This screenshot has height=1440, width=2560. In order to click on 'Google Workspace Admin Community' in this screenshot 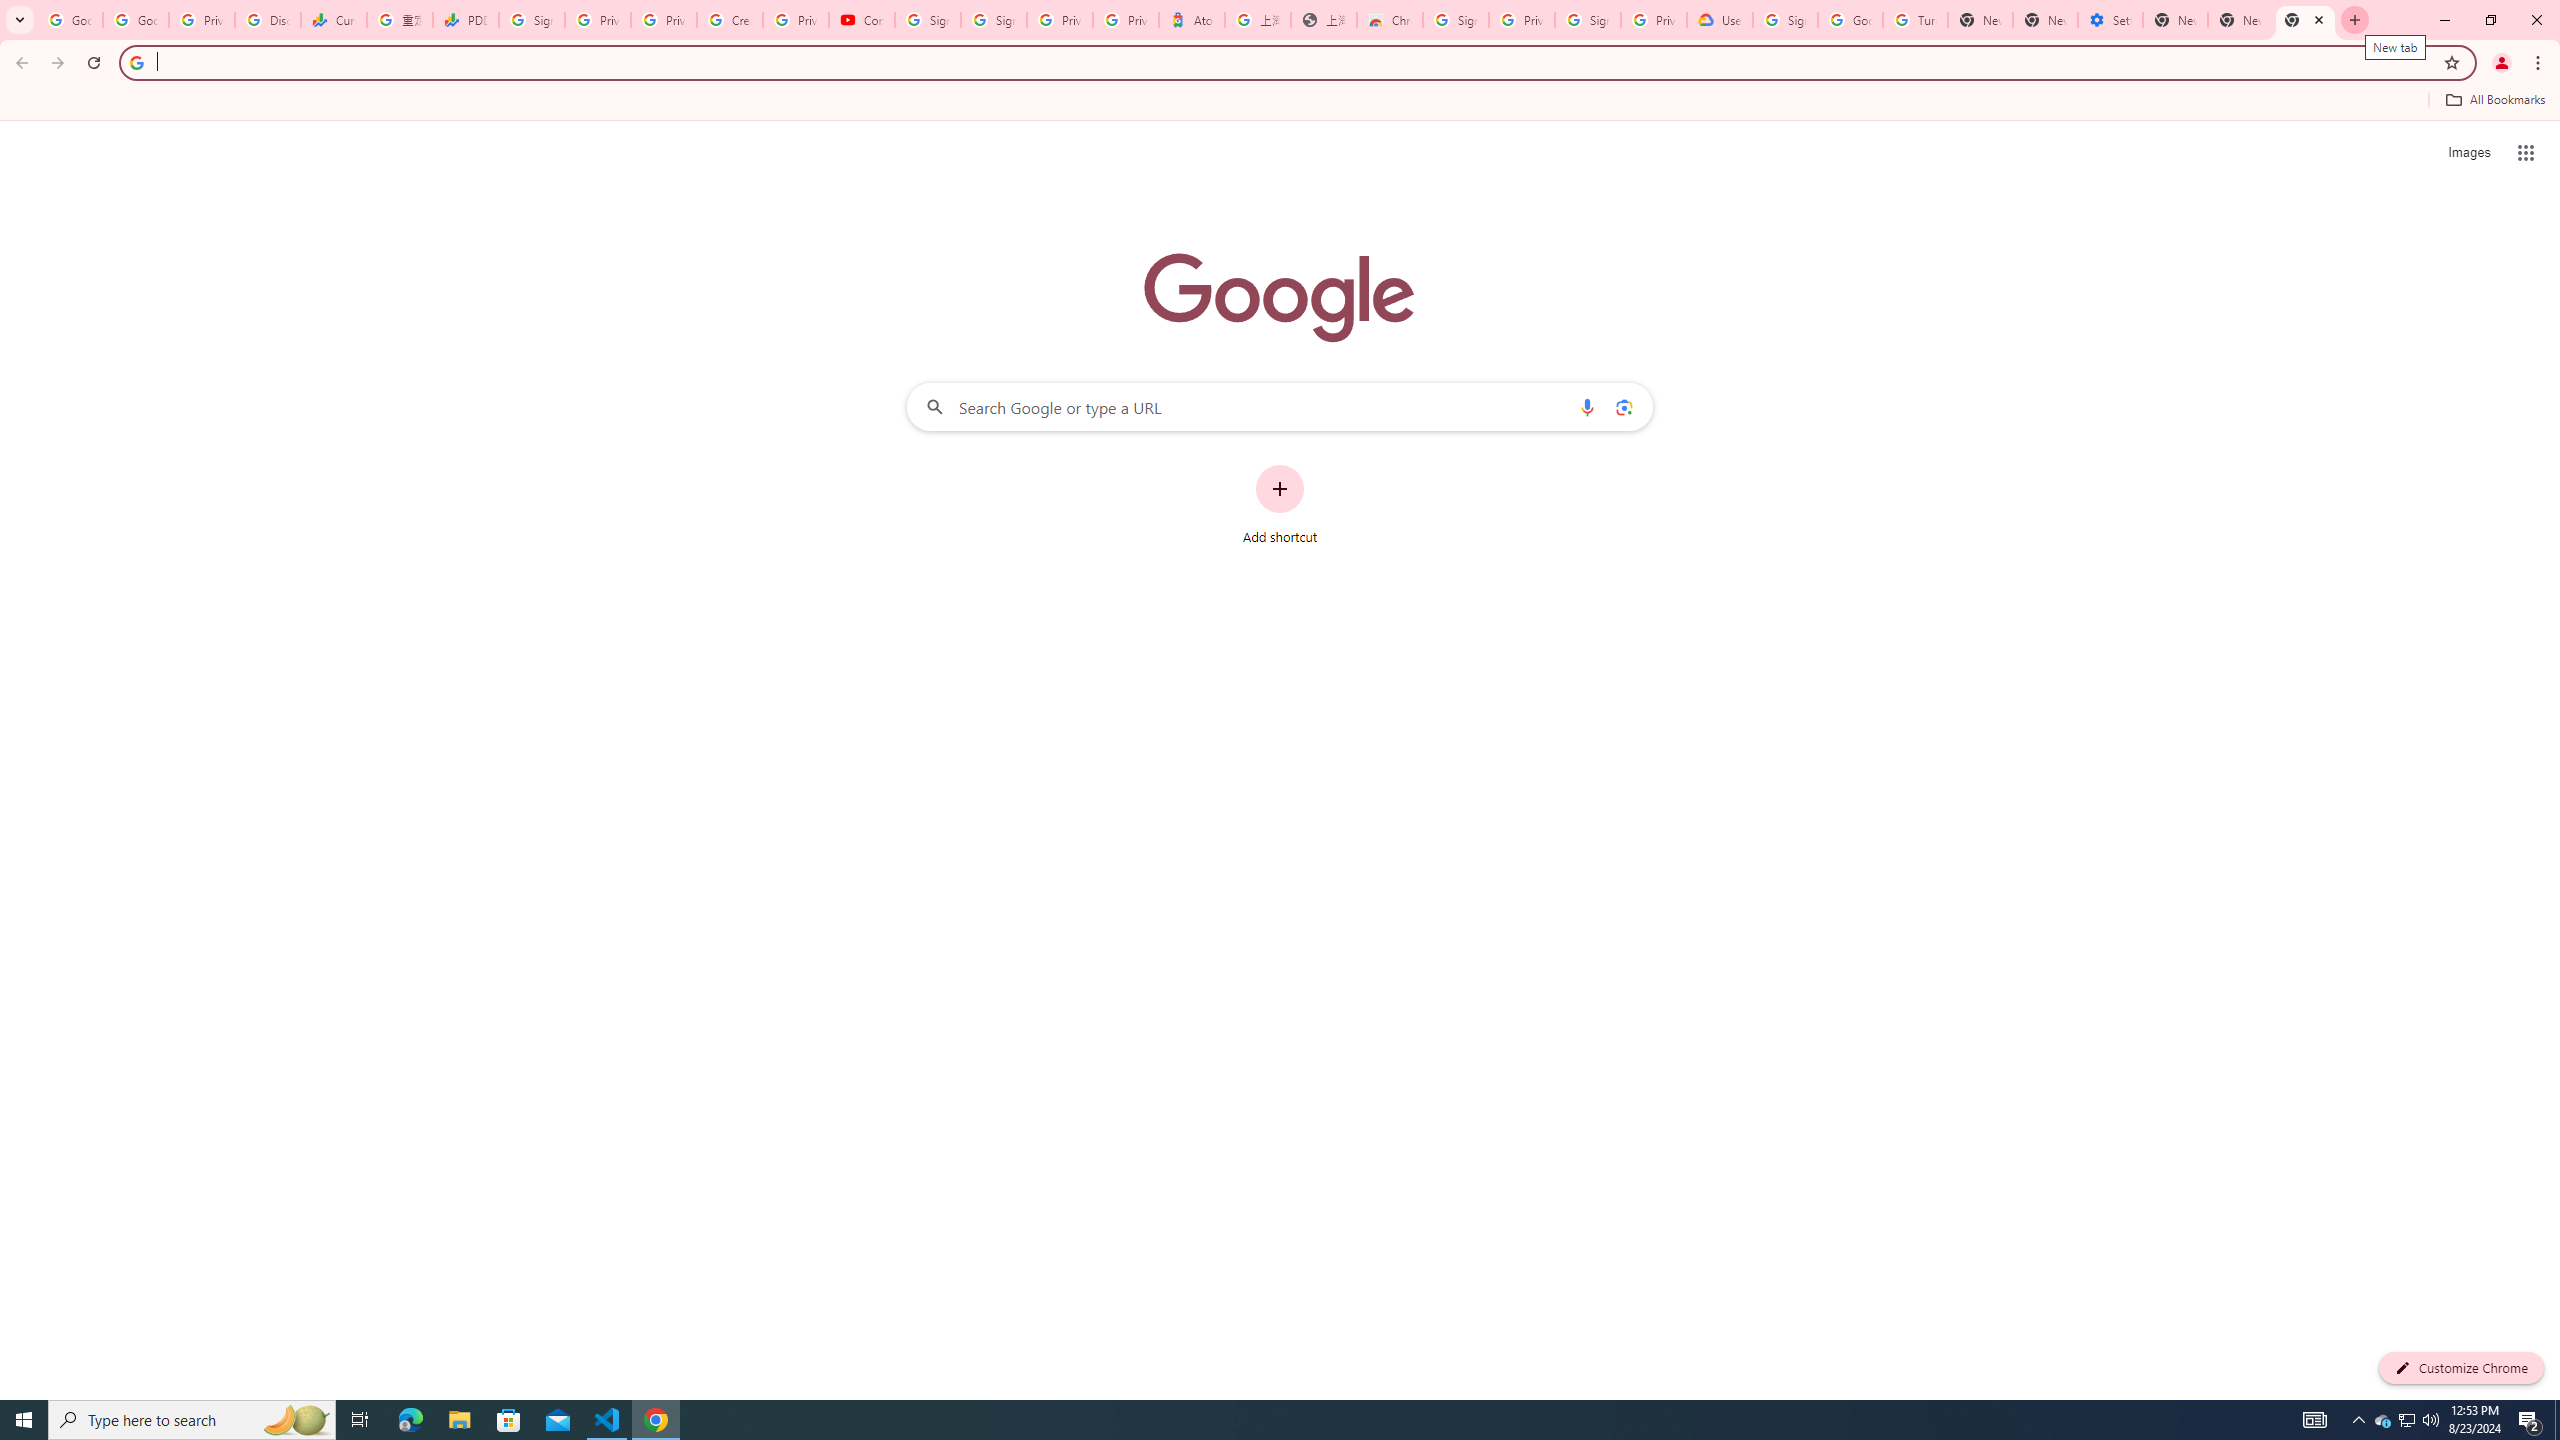, I will do `click(69, 19)`.